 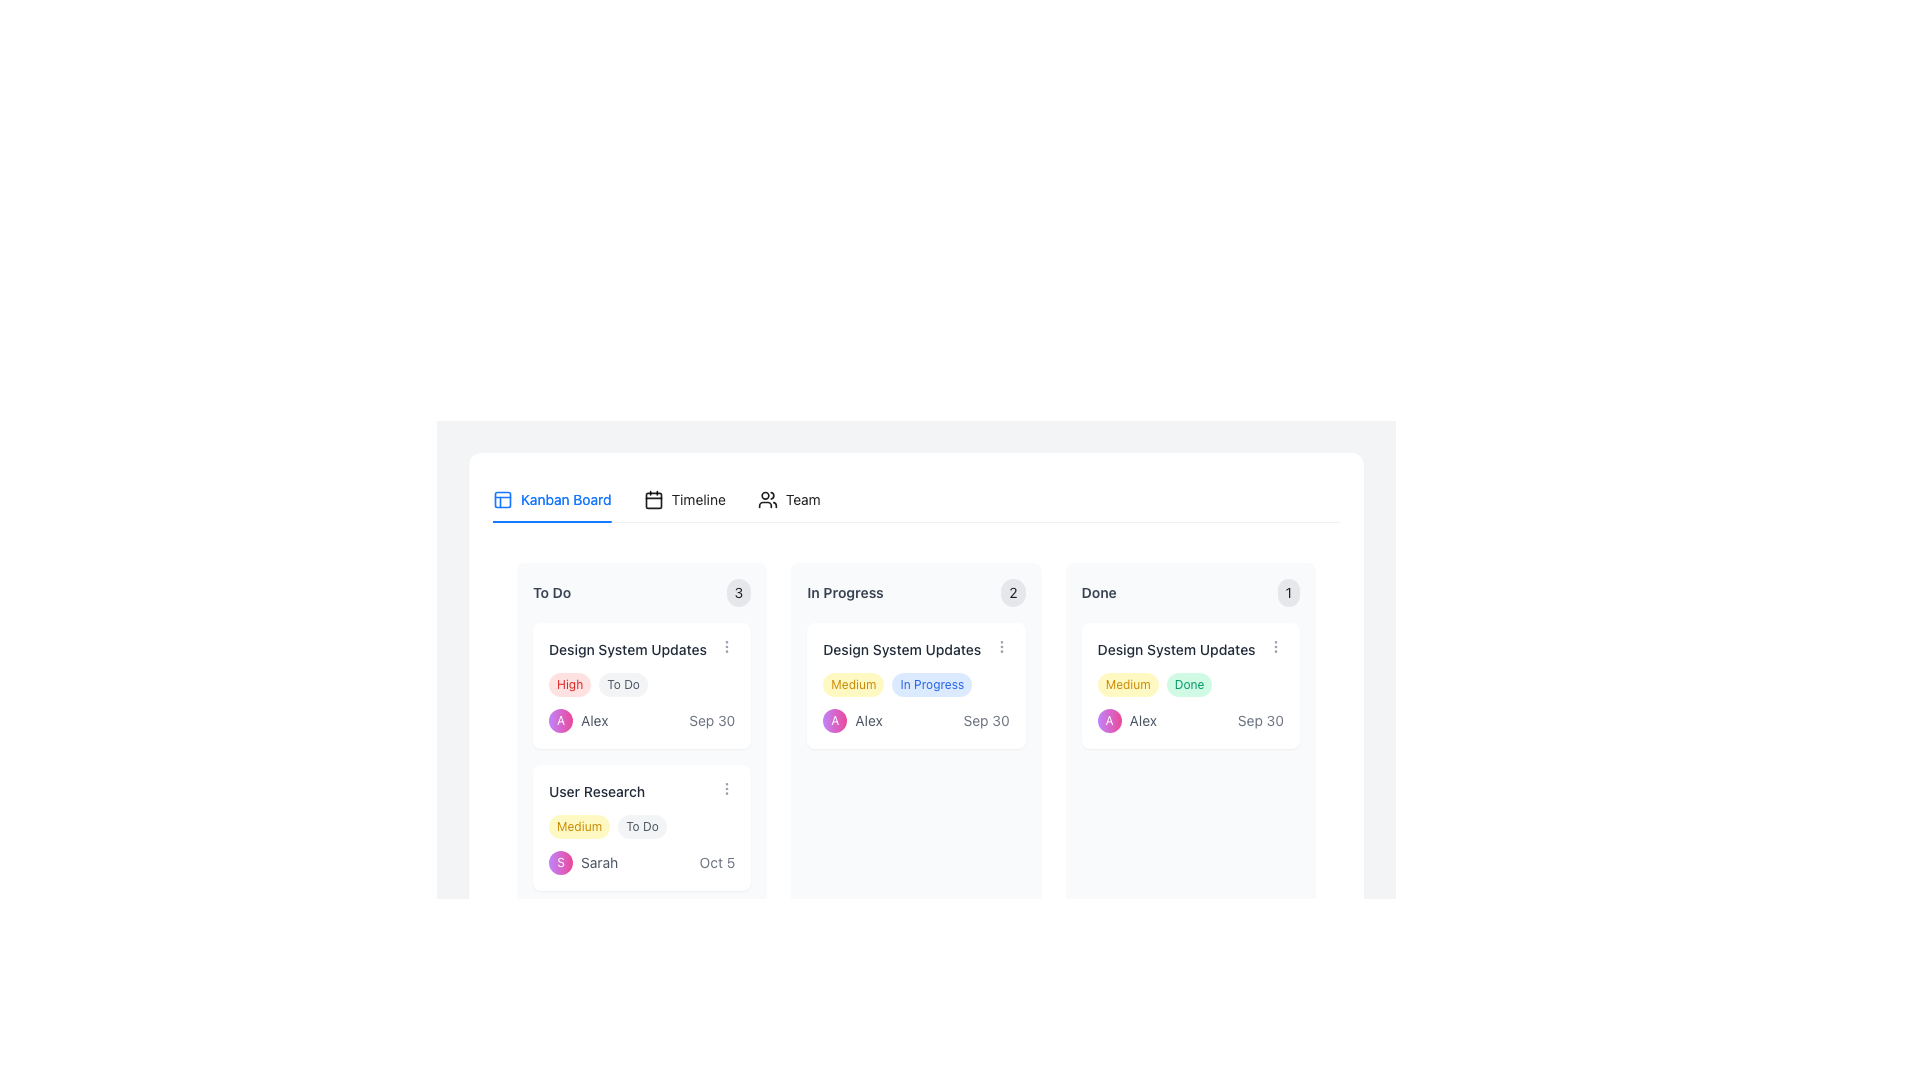 I want to click on the first tab labeled 'Kanban Board', so click(x=552, y=499).